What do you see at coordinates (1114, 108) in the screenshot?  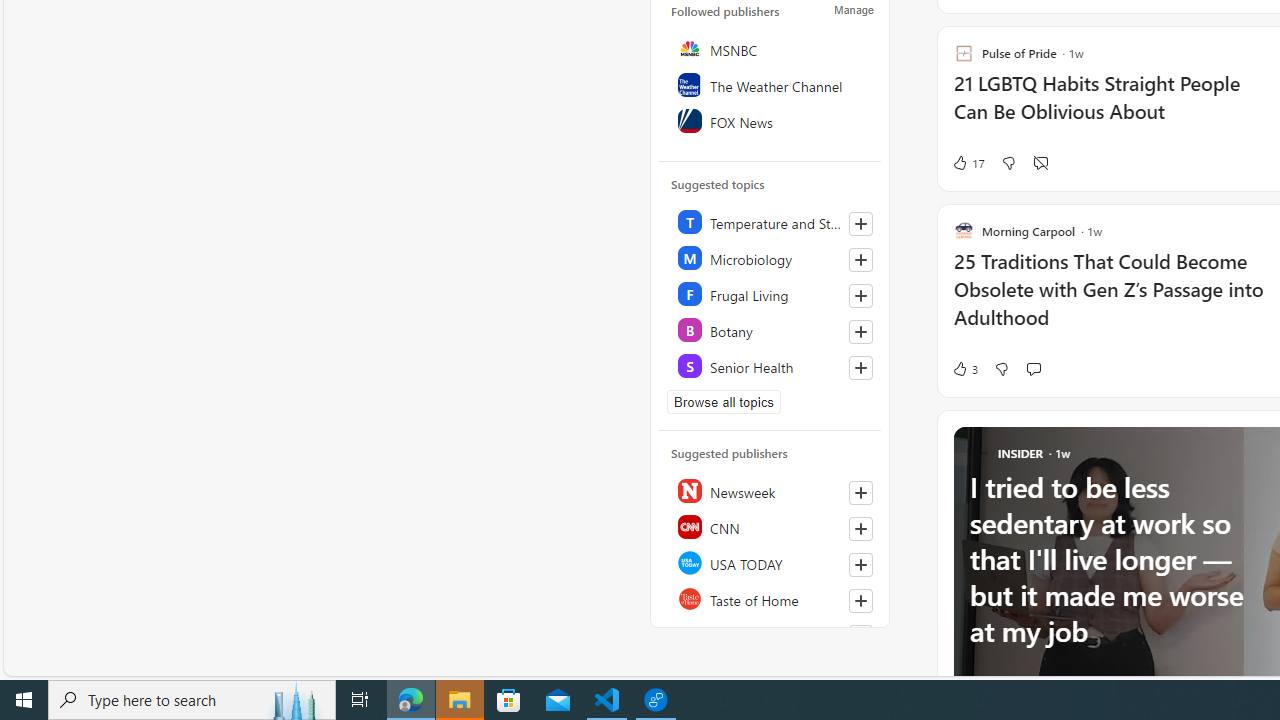 I see `'21 LGBTQ Habits Straight People Can Be Oblivious About'` at bounding box center [1114, 108].